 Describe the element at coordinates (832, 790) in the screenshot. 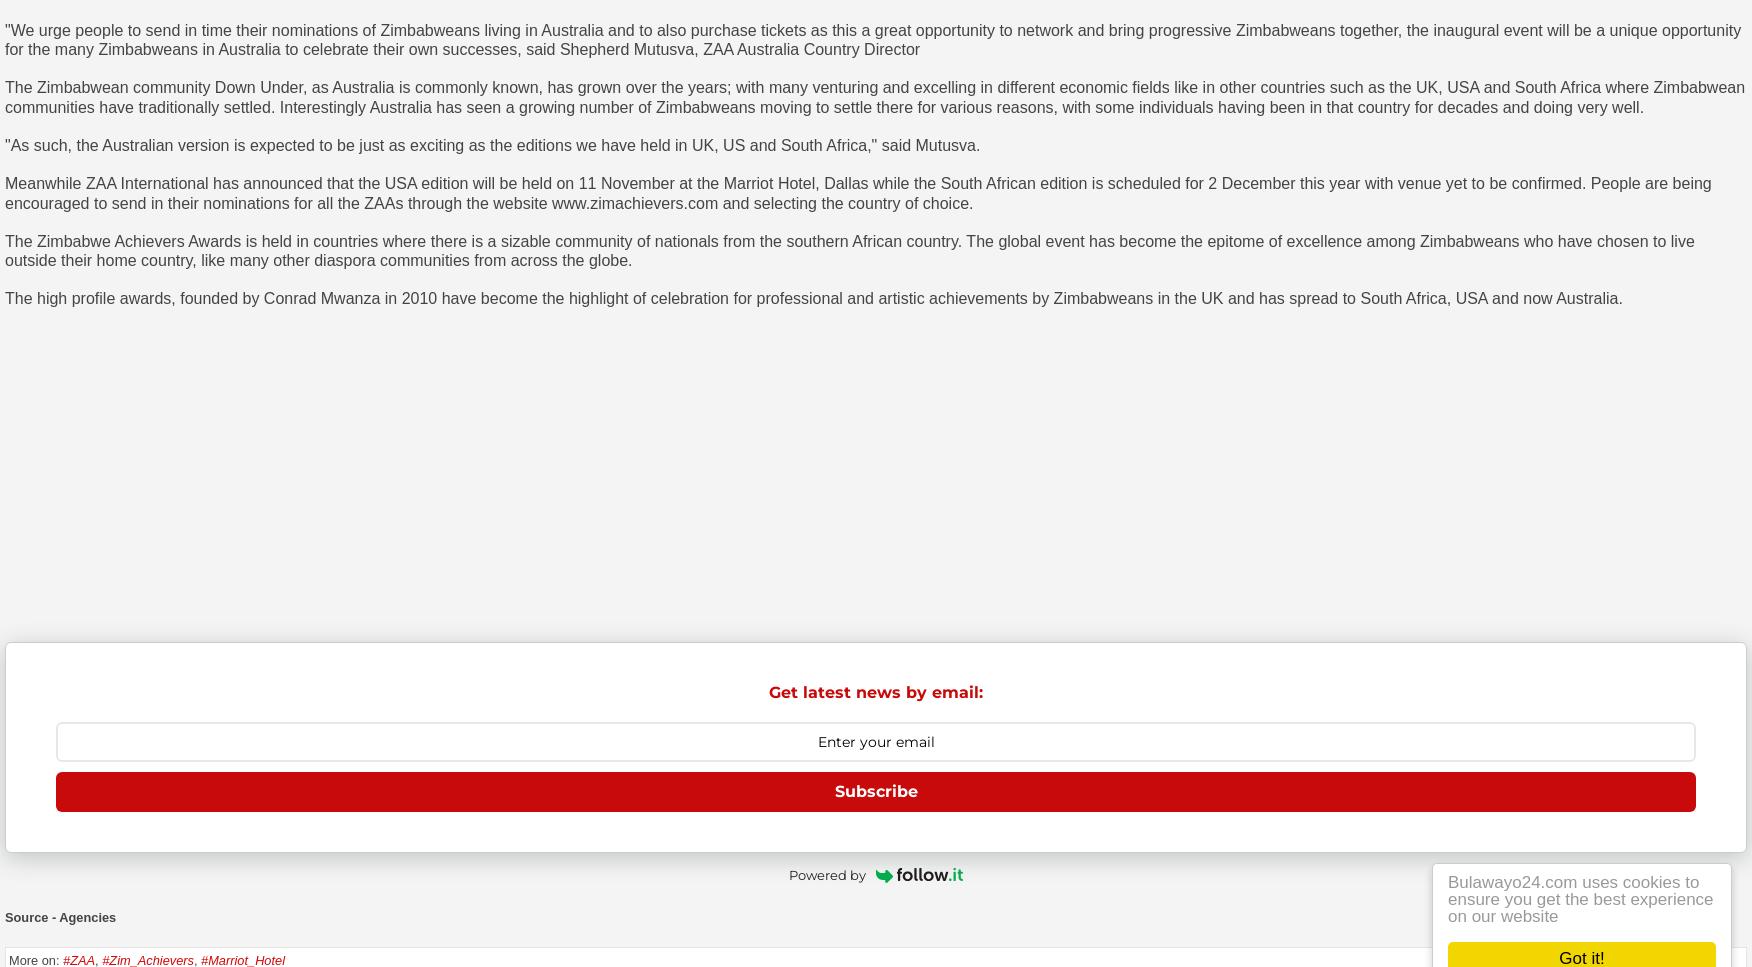

I see `'Subscribe'` at that location.